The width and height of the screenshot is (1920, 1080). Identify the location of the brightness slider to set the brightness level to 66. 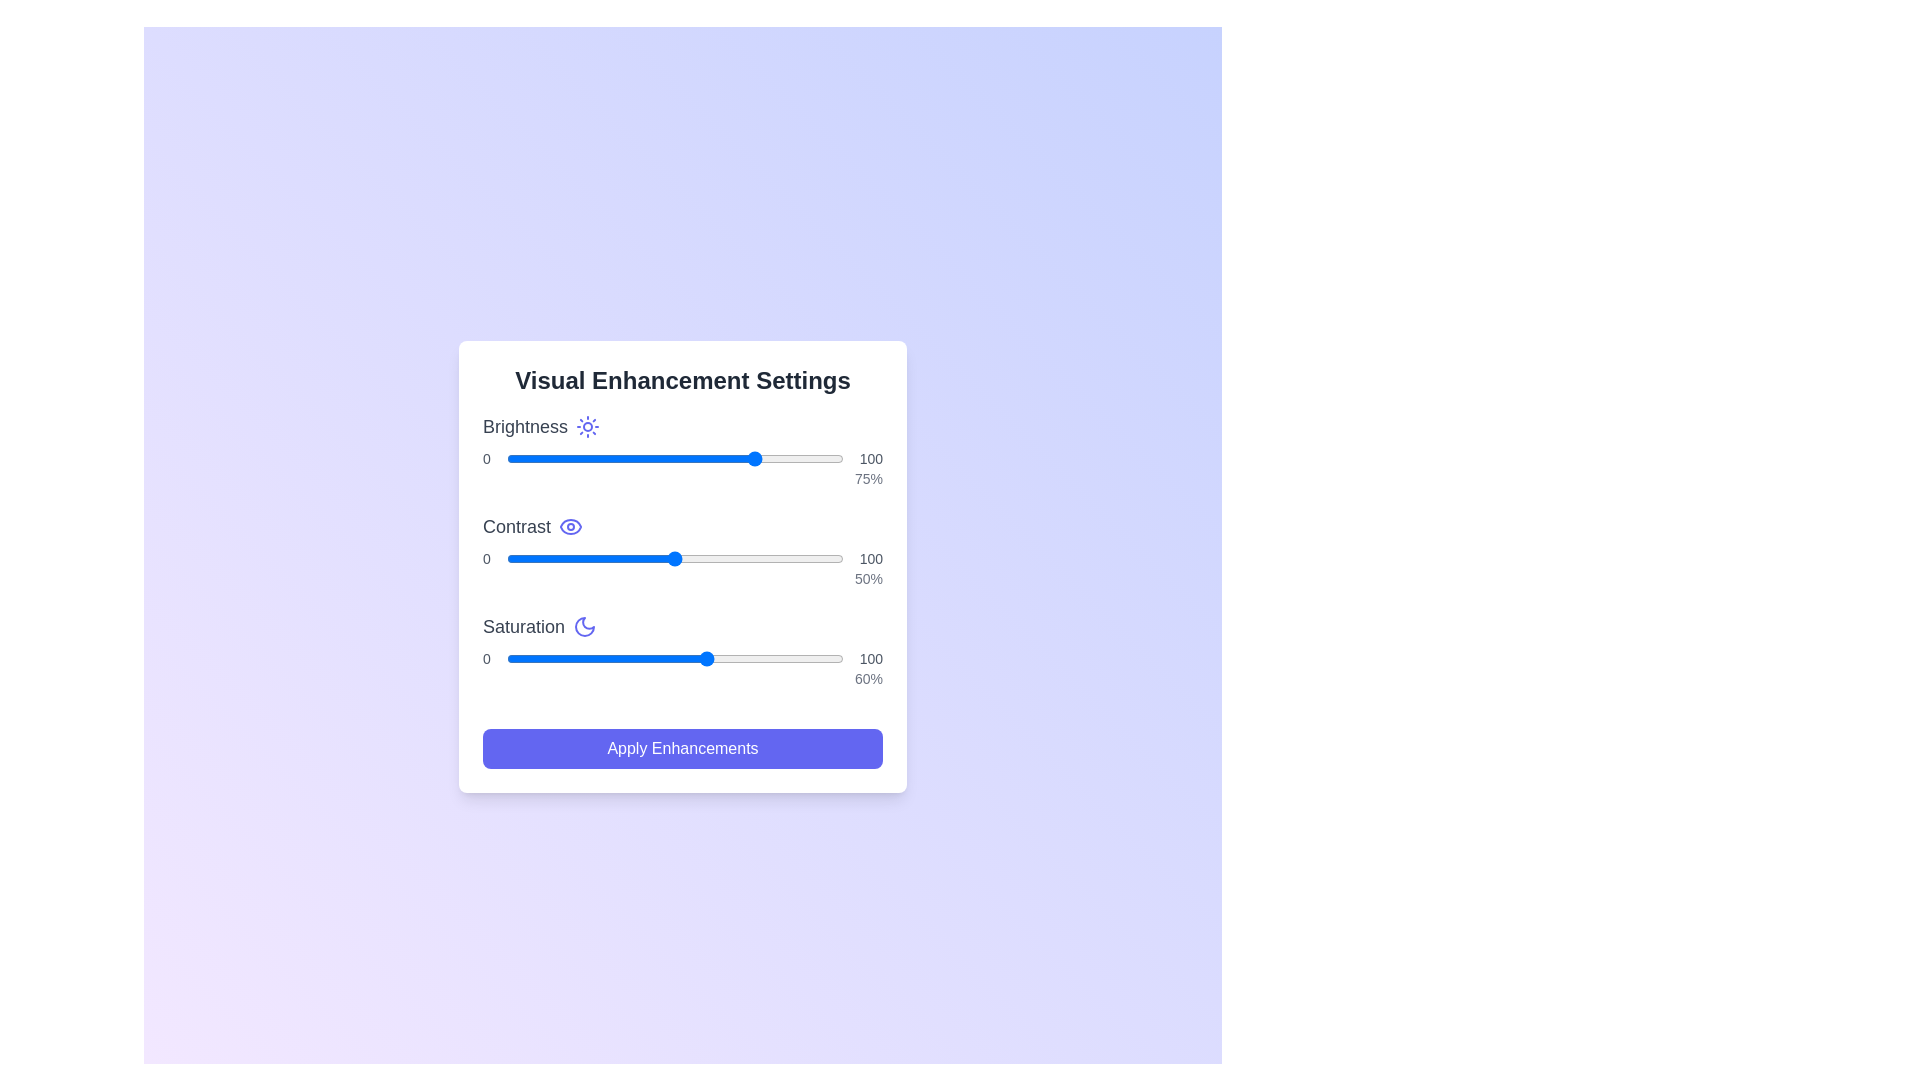
(728, 459).